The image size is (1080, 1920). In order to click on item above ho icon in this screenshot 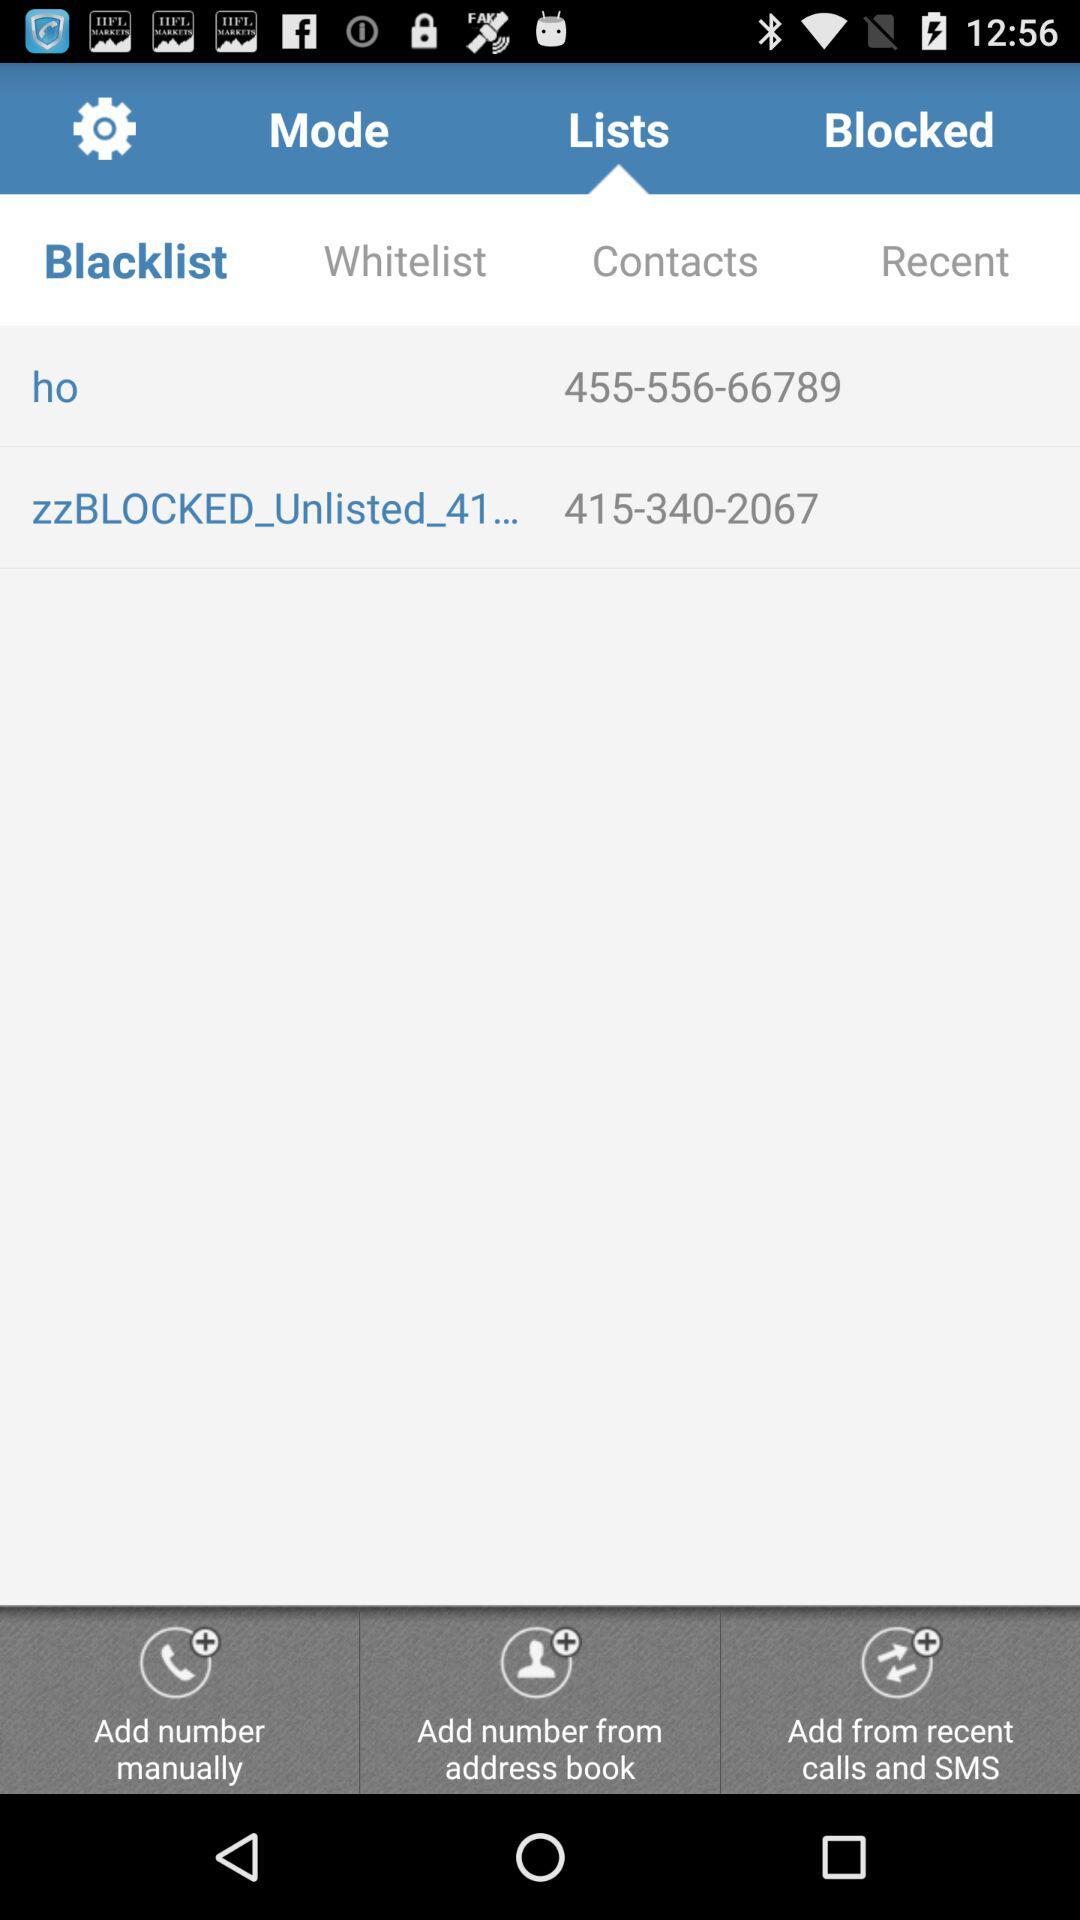, I will do `click(675, 258)`.